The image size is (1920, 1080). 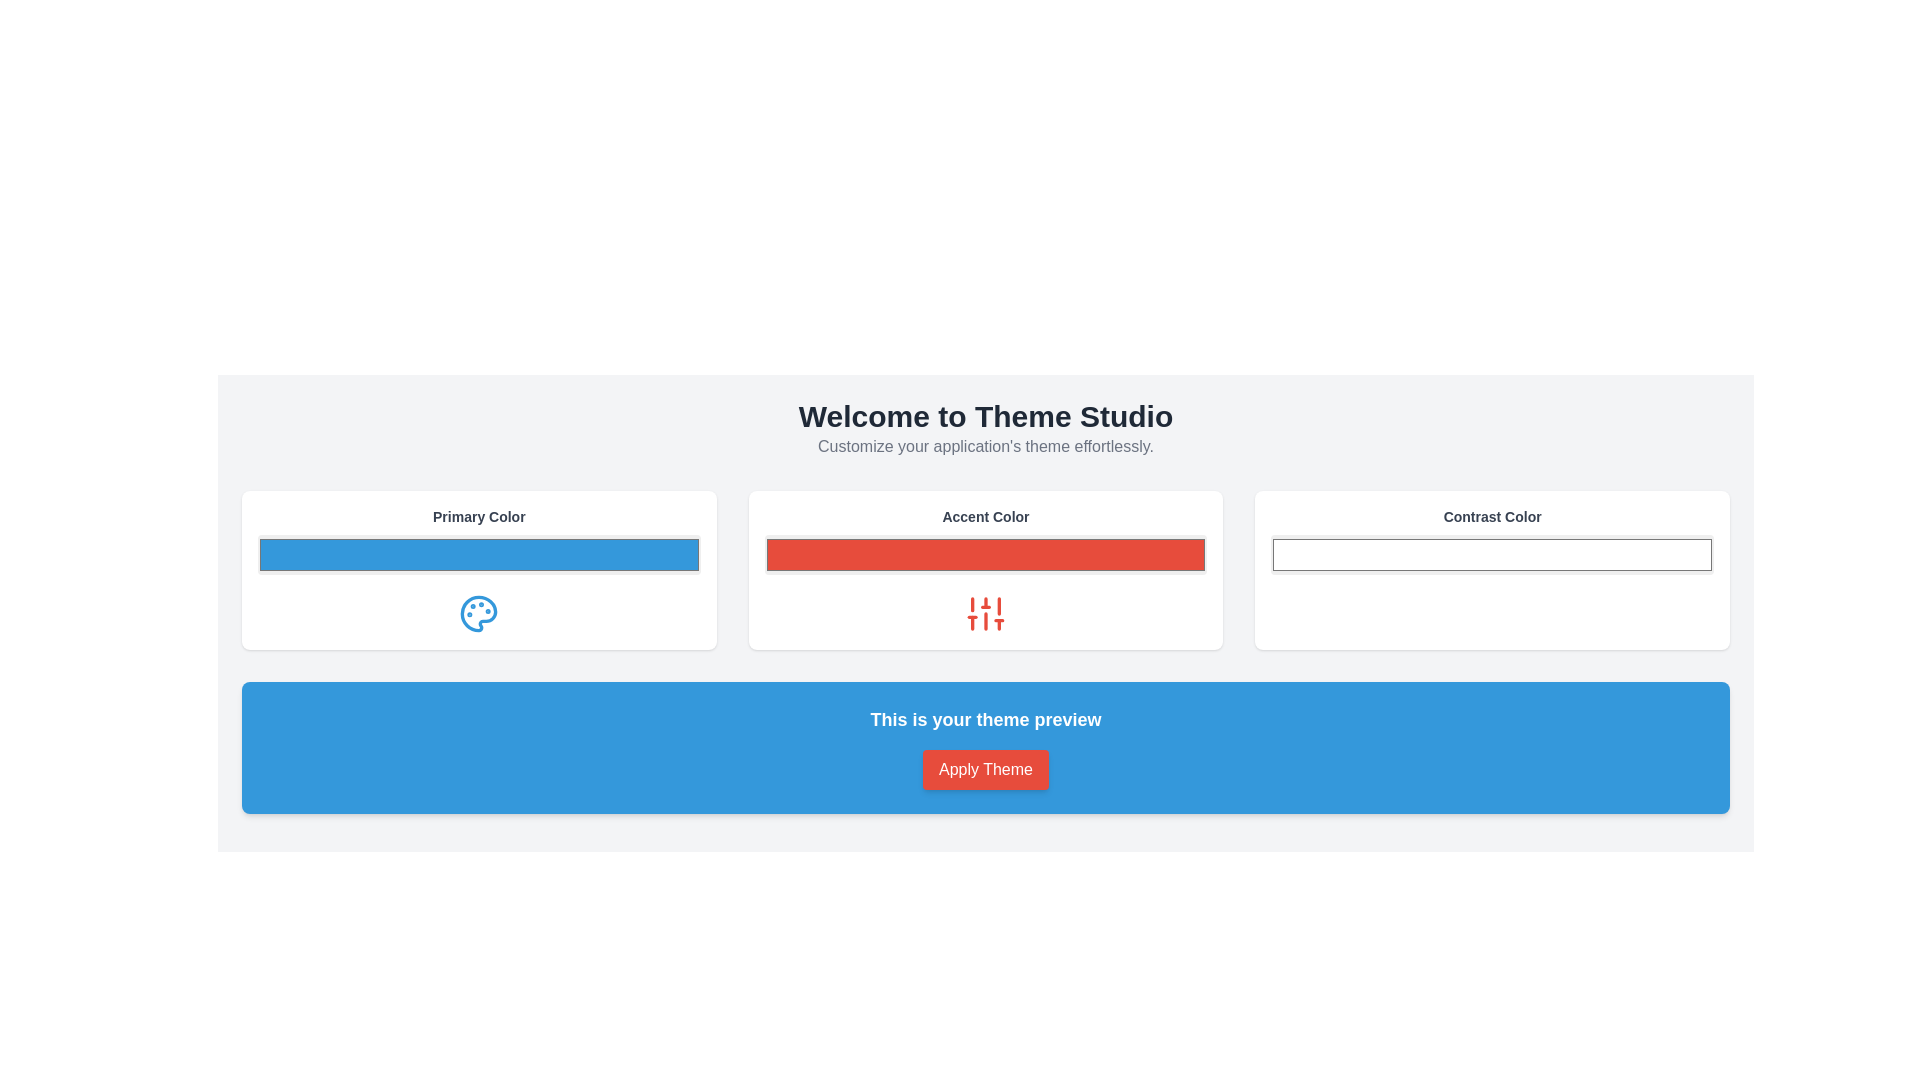 What do you see at coordinates (985, 415) in the screenshot?
I see `the large, bold text element reading 'Welcome to Theme Studio' which is centered at the top of the interface` at bounding box center [985, 415].